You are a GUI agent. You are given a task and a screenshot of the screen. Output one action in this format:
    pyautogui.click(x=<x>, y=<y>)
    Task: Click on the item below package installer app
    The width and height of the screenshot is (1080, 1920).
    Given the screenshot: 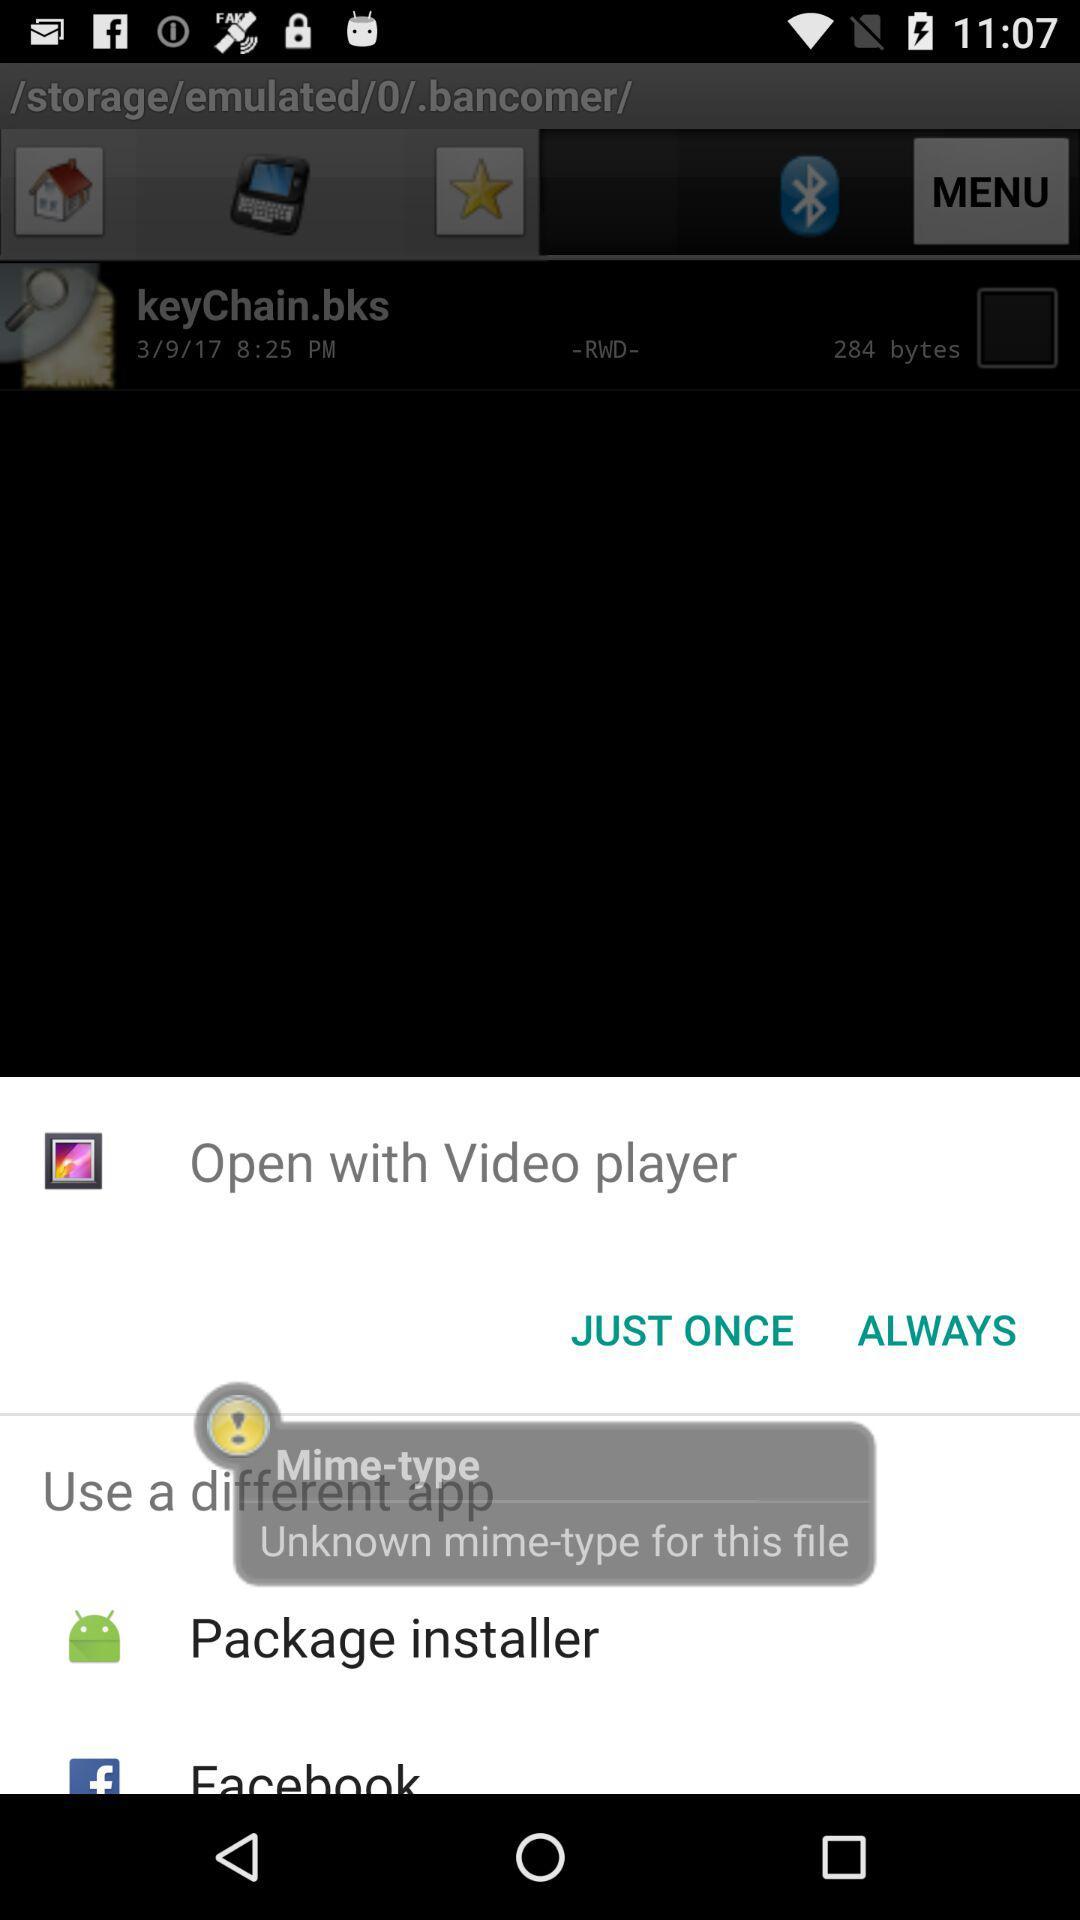 What is the action you would take?
    pyautogui.click(x=305, y=1770)
    